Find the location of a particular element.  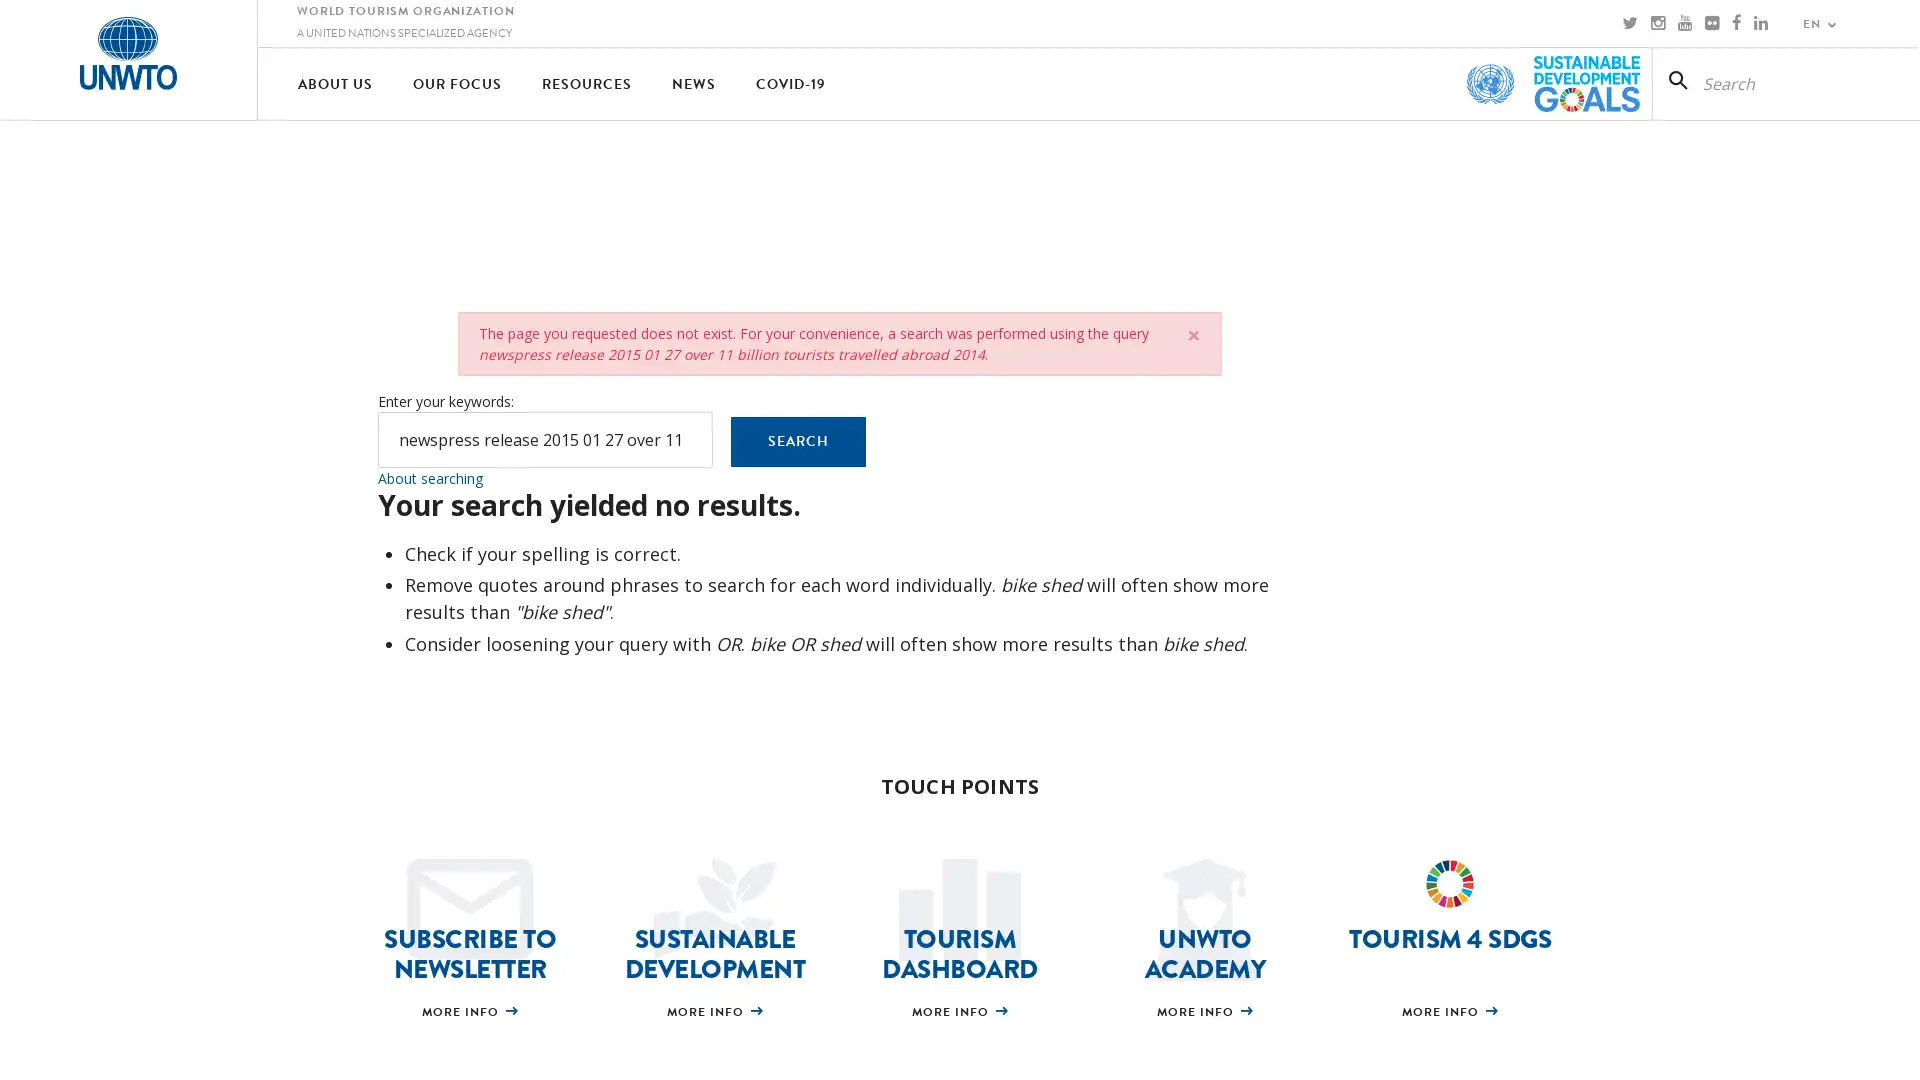

Close is located at coordinates (1193, 334).